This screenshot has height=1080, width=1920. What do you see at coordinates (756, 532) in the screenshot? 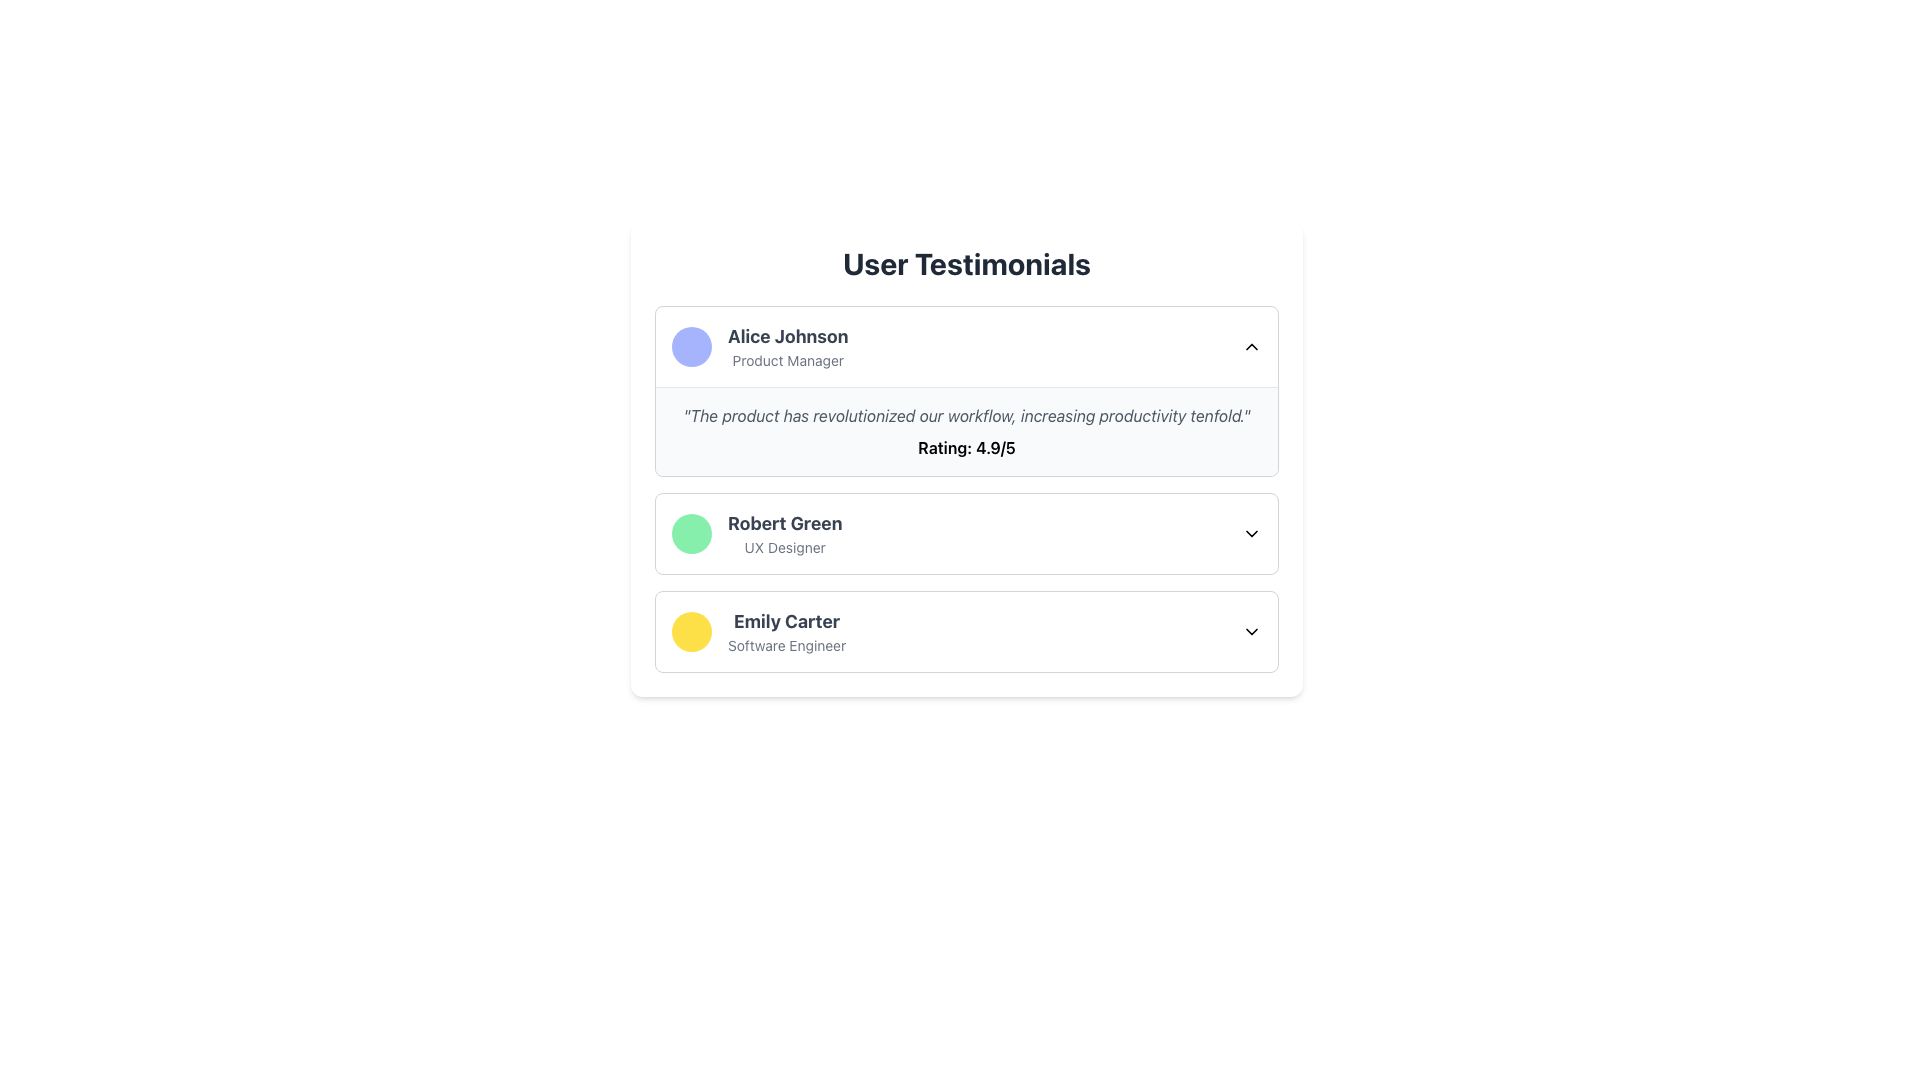
I see `the second entry in the 'User Testimonials' section, which displays user information including the name and role, located between 'Alice Johnson' and 'Emily Carter'` at bounding box center [756, 532].